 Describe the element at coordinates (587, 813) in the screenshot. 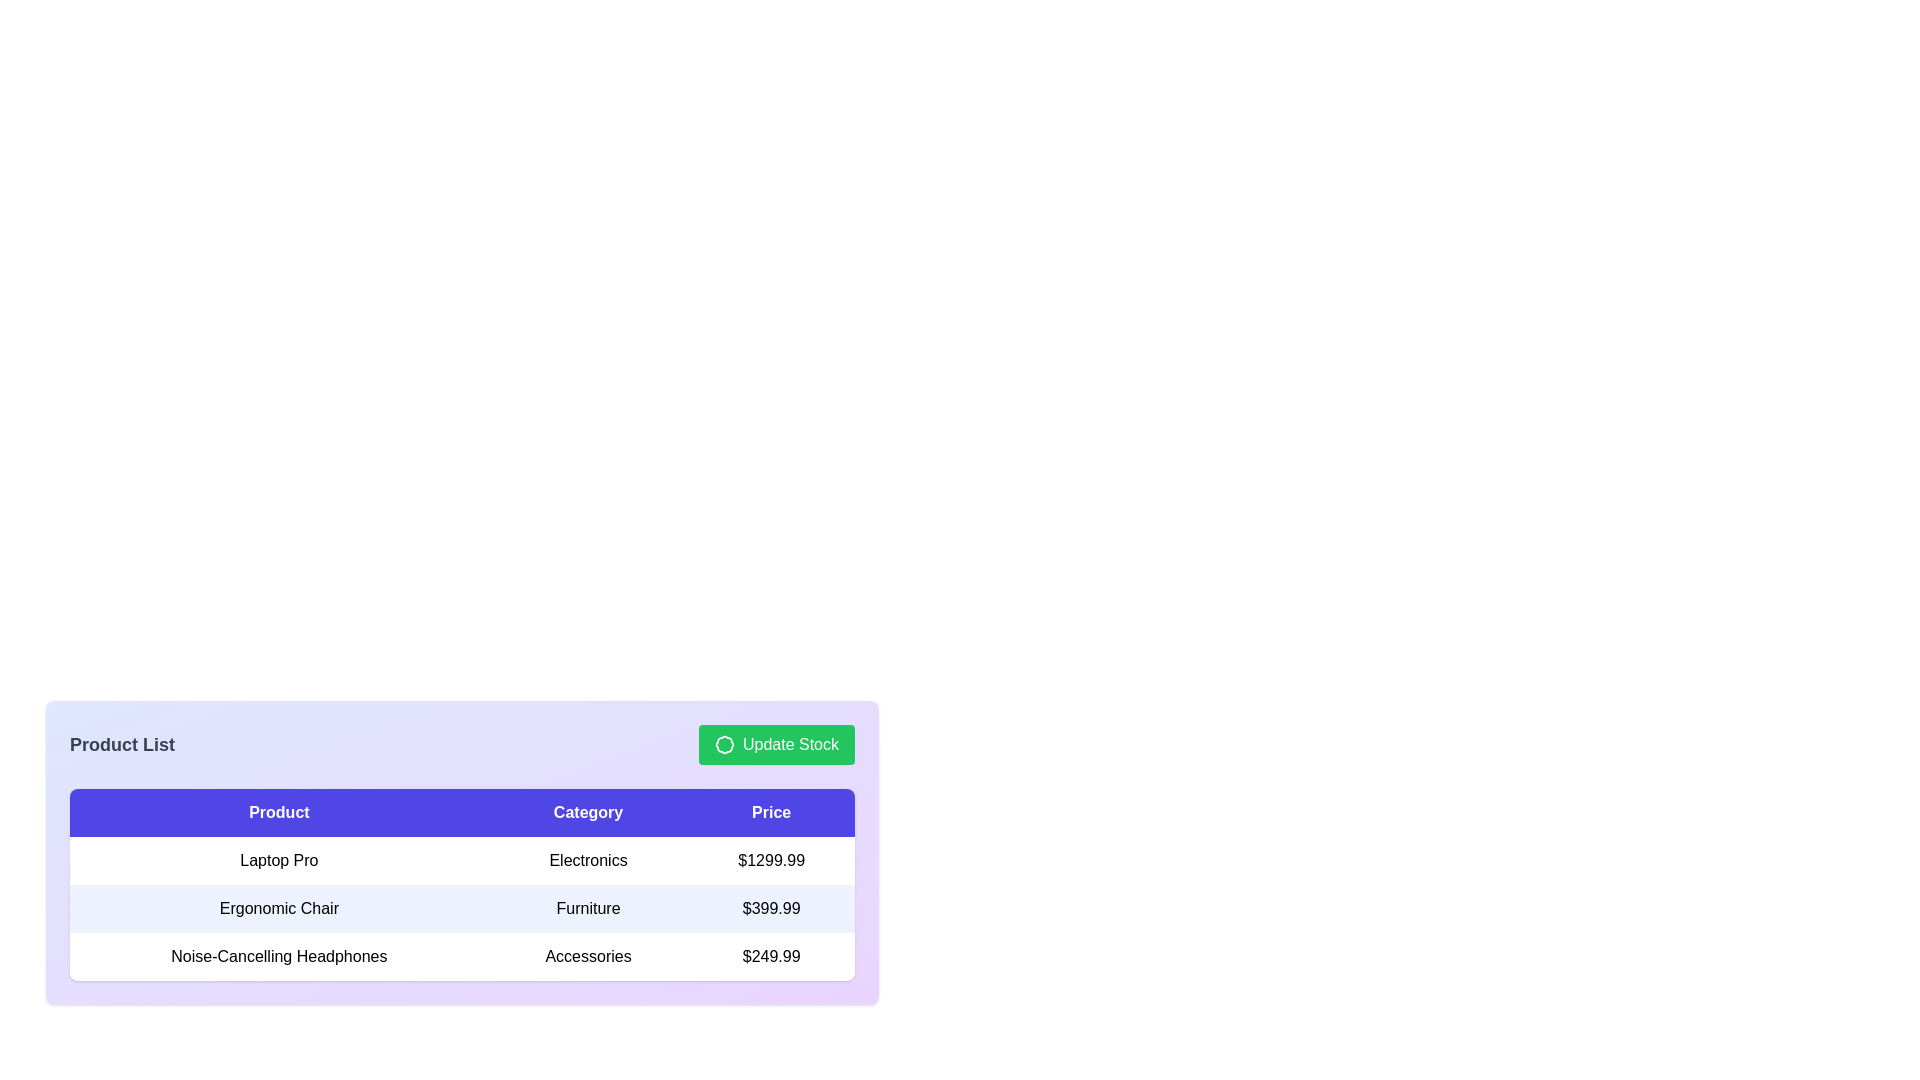

I see `the 'Category' label, which is a rectangular text block with a purple background and white centered text, located in the header row of a table and positioned between the 'Product' and 'Price' labels` at that location.